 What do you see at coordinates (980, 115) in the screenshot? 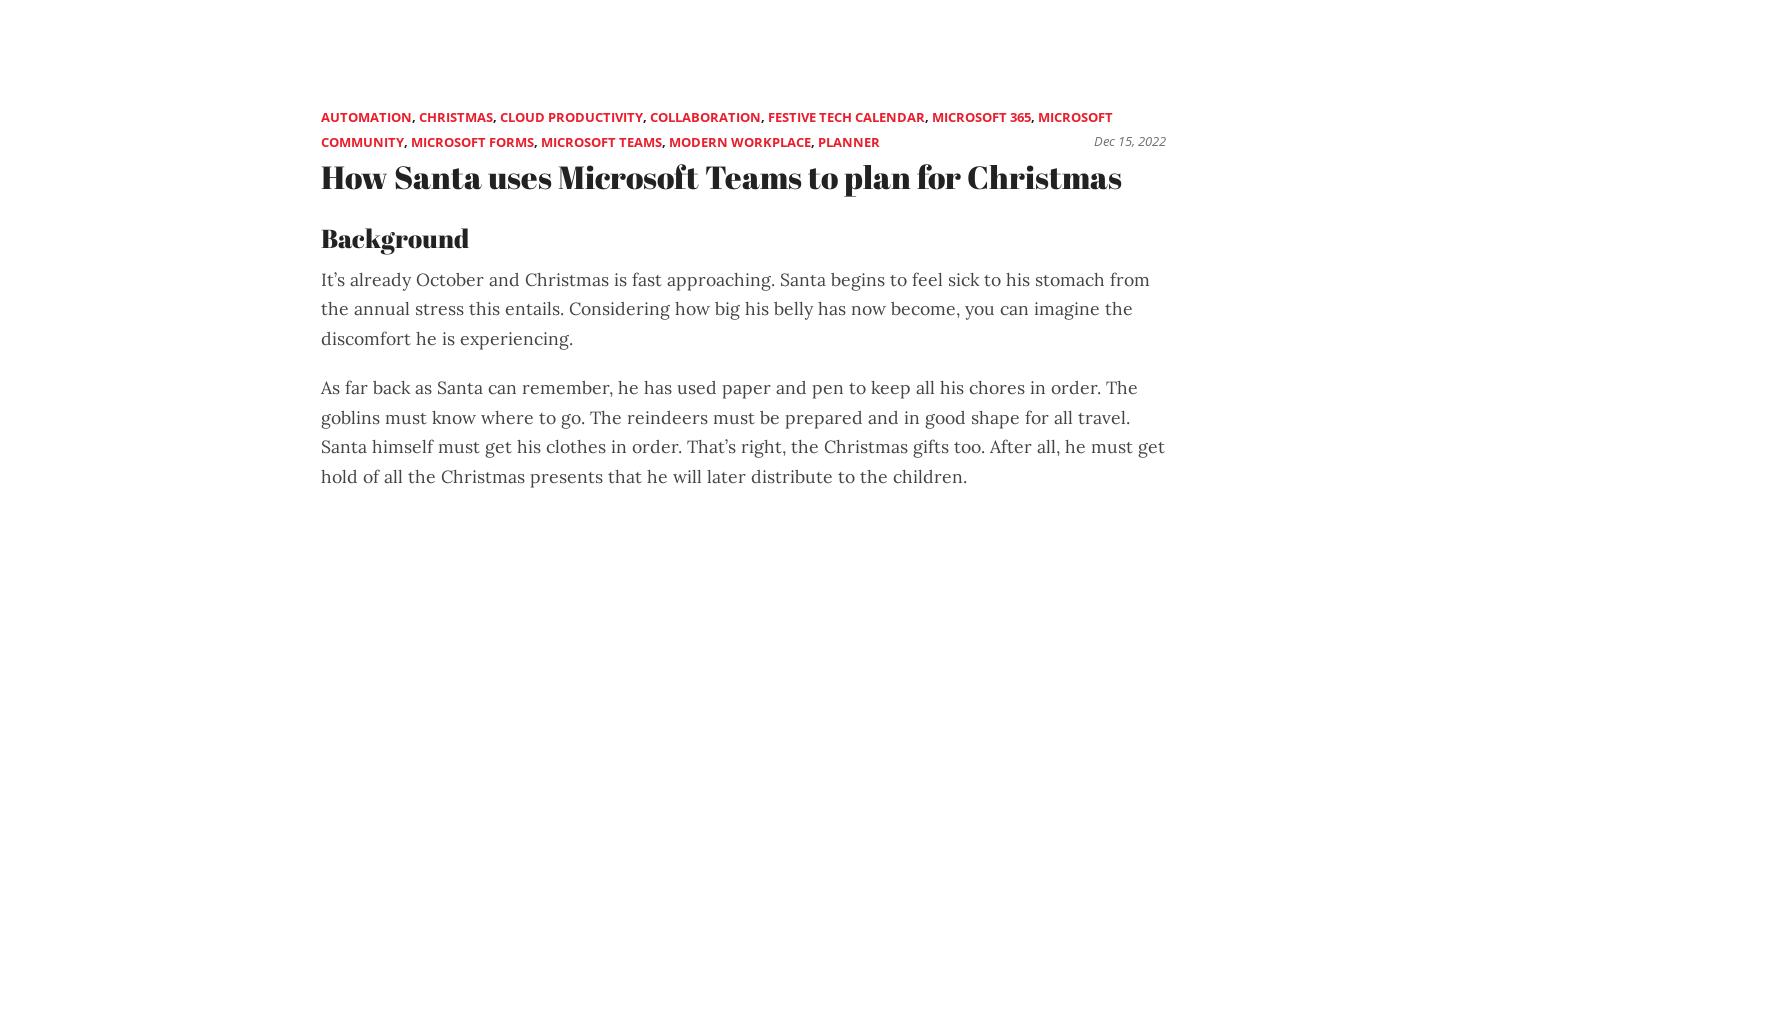
I see `'Microsoft 365'` at bounding box center [980, 115].